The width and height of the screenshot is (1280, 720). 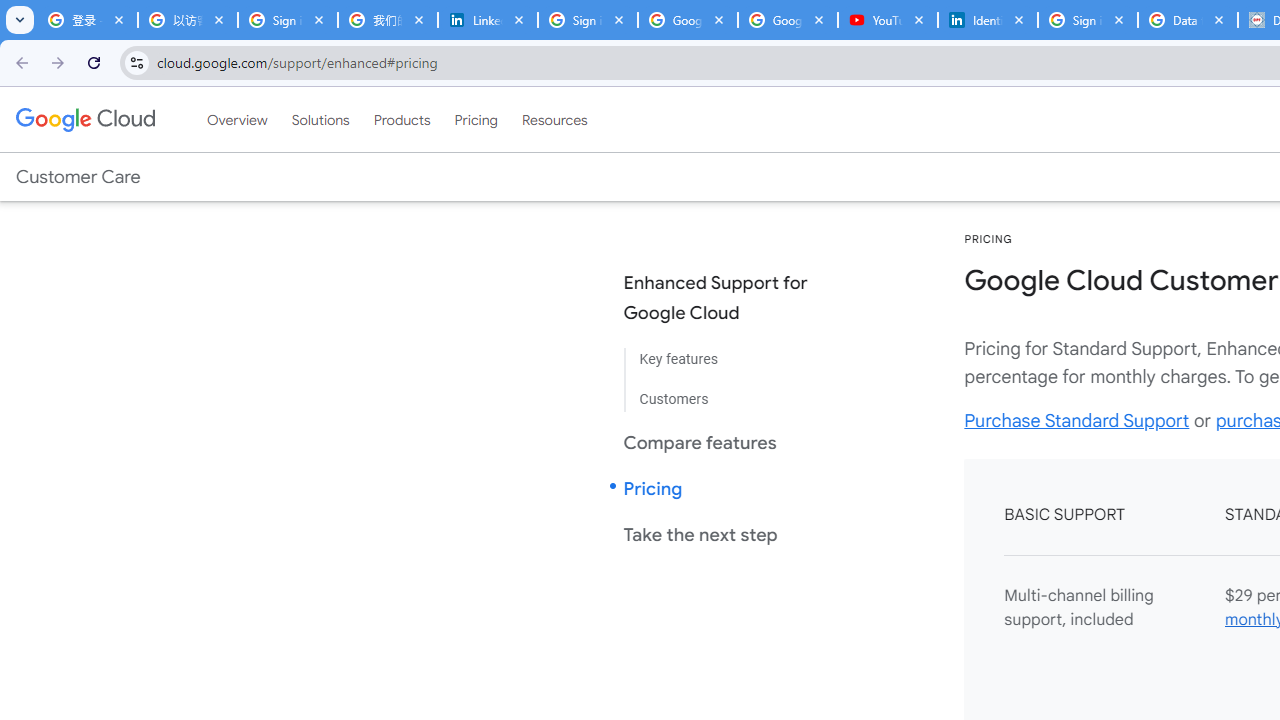 What do you see at coordinates (1087, 20) in the screenshot?
I see `'Sign in - Google Accounts'` at bounding box center [1087, 20].